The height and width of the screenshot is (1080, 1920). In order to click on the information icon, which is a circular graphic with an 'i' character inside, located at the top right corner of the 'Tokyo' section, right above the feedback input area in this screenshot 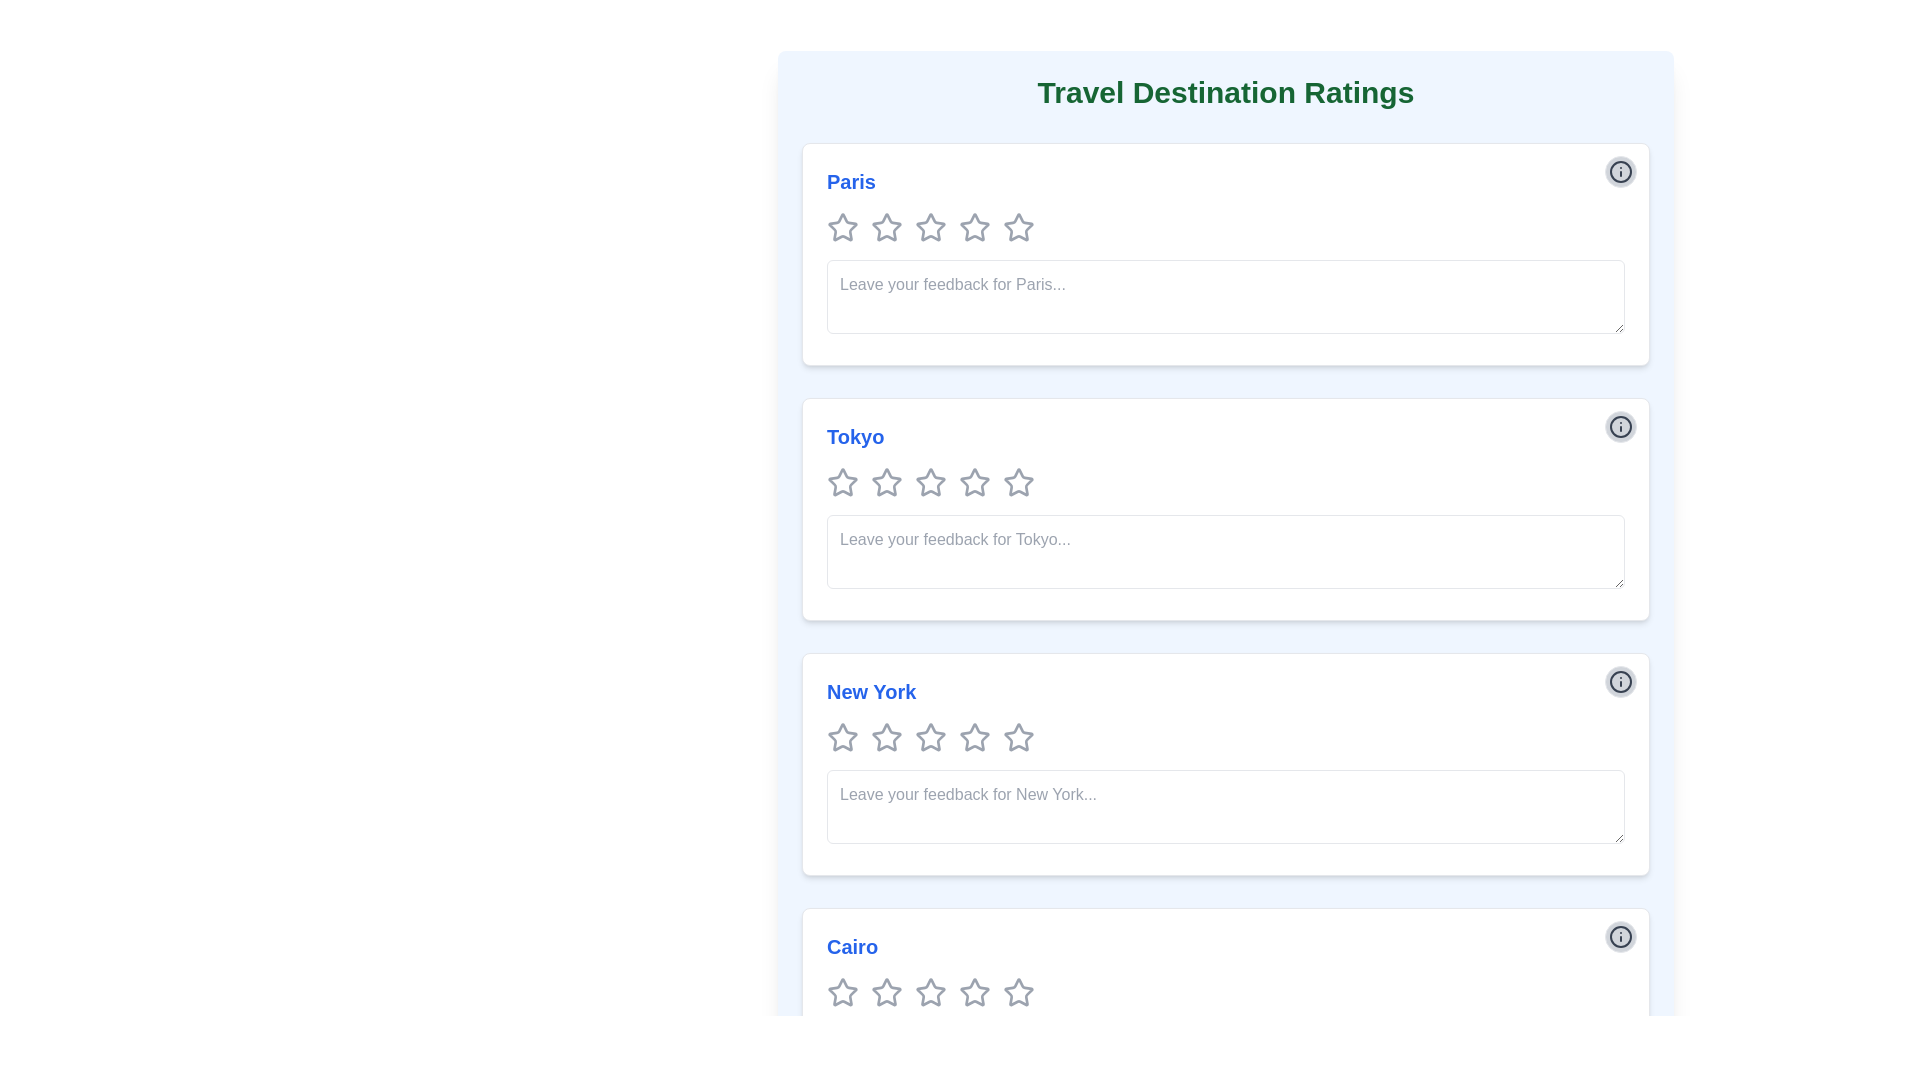, I will do `click(1621, 426)`.